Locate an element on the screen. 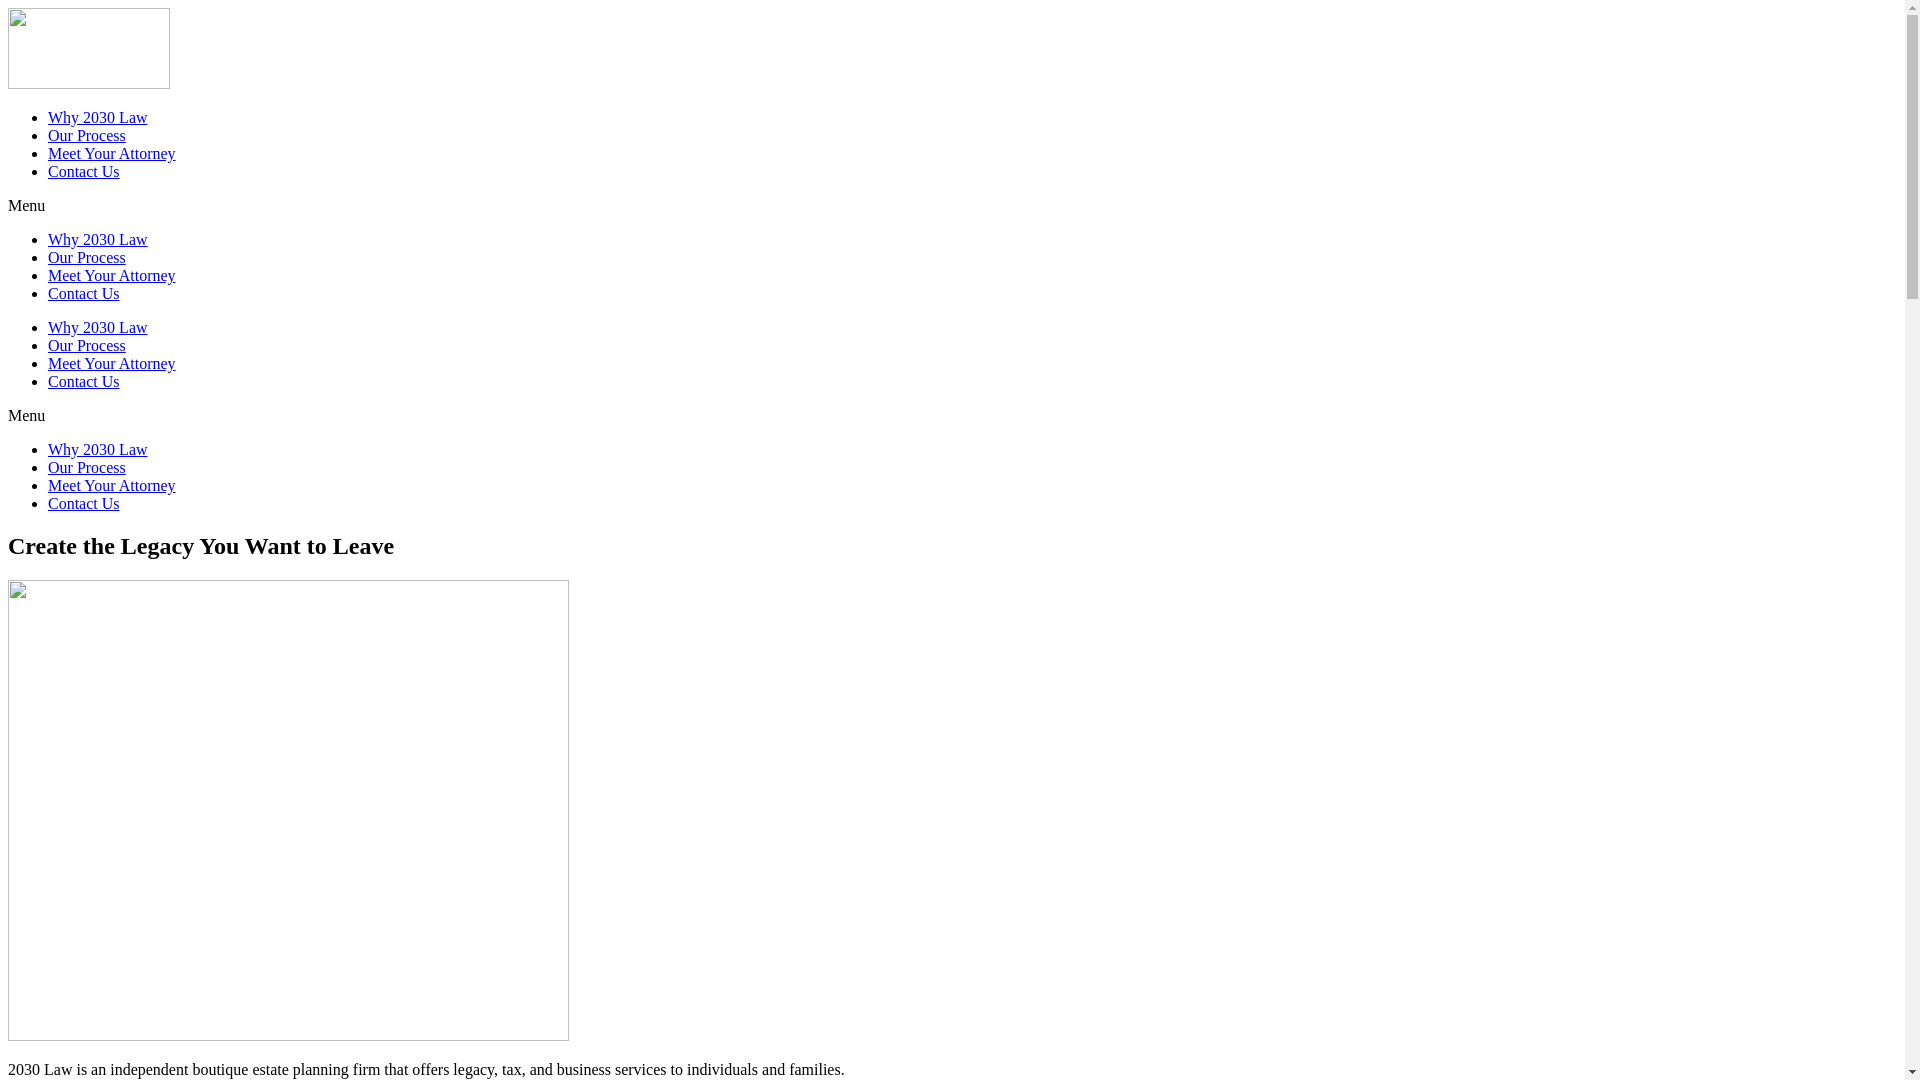 The width and height of the screenshot is (1920, 1080). 'Why 2030 Law' is located at coordinates (96, 117).